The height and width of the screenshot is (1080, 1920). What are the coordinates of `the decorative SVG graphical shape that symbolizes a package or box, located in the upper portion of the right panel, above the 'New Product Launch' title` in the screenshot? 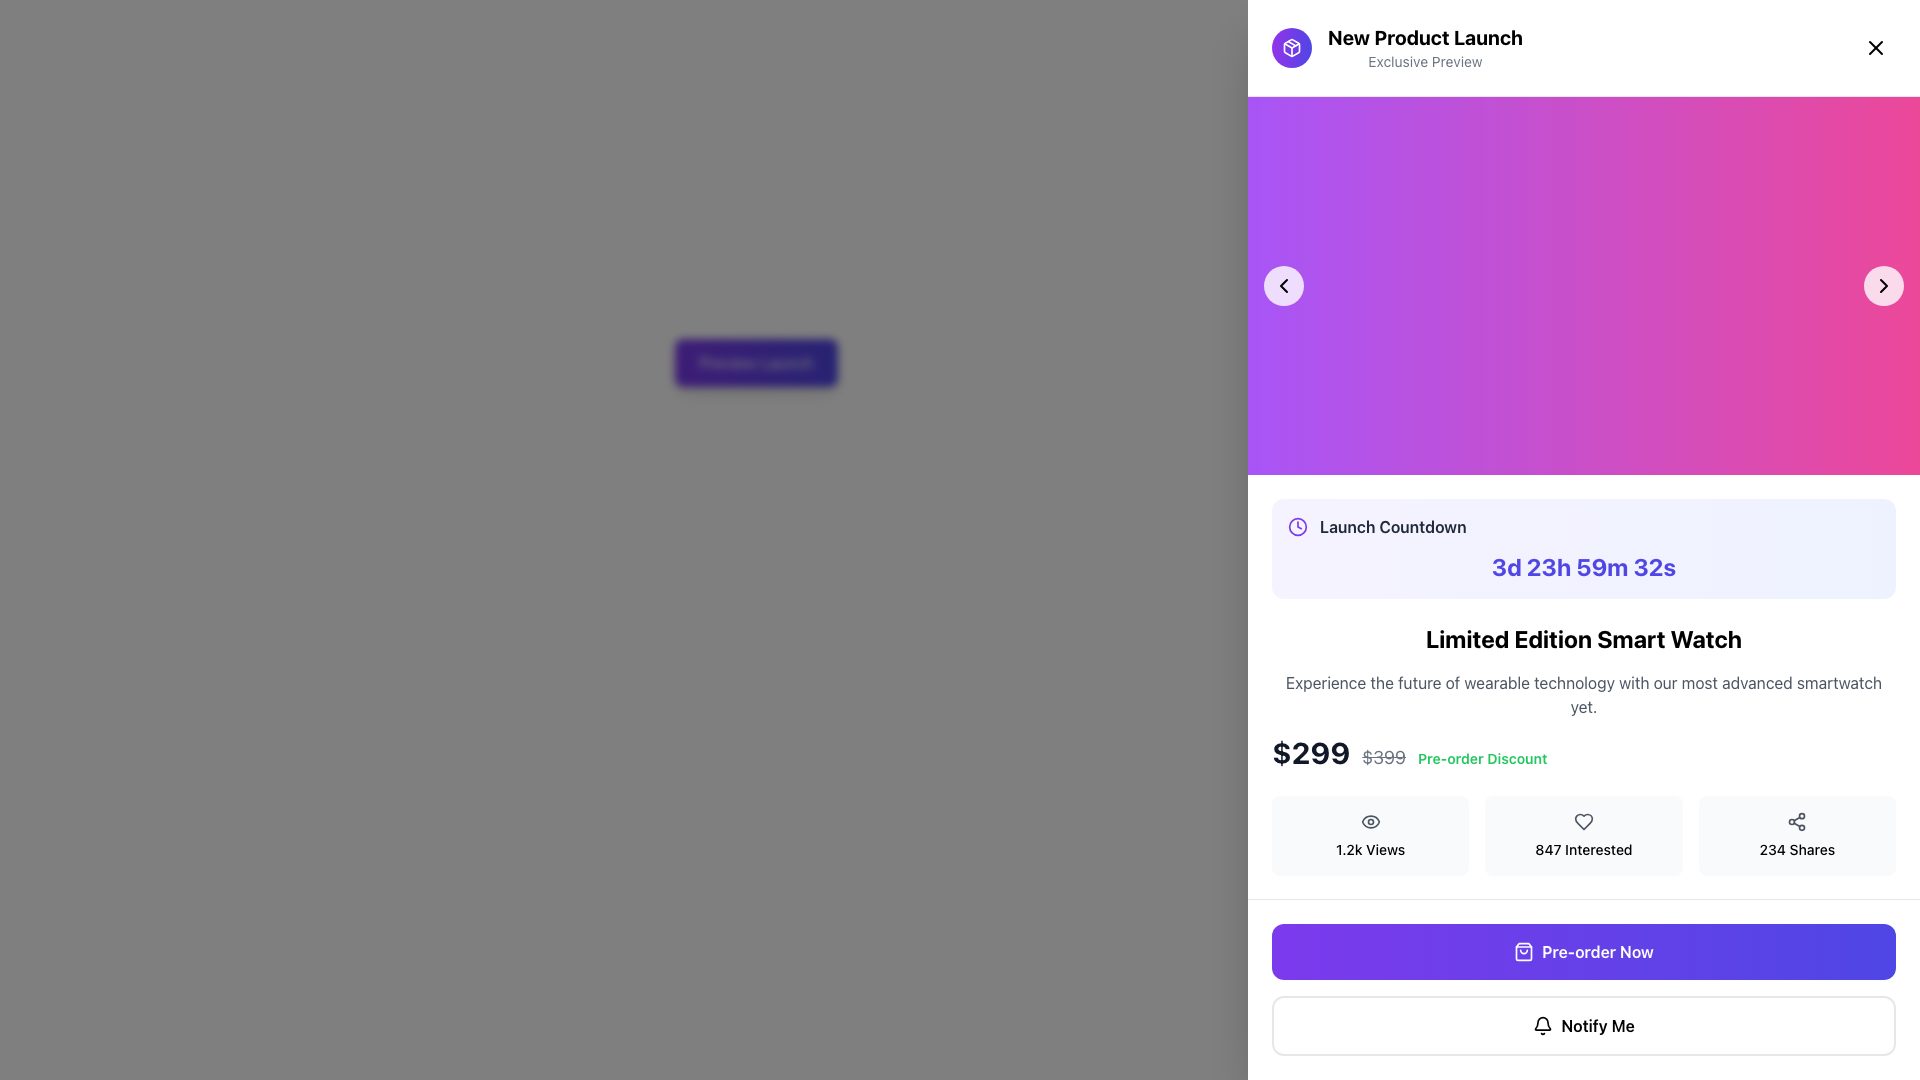 It's located at (1291, 46).